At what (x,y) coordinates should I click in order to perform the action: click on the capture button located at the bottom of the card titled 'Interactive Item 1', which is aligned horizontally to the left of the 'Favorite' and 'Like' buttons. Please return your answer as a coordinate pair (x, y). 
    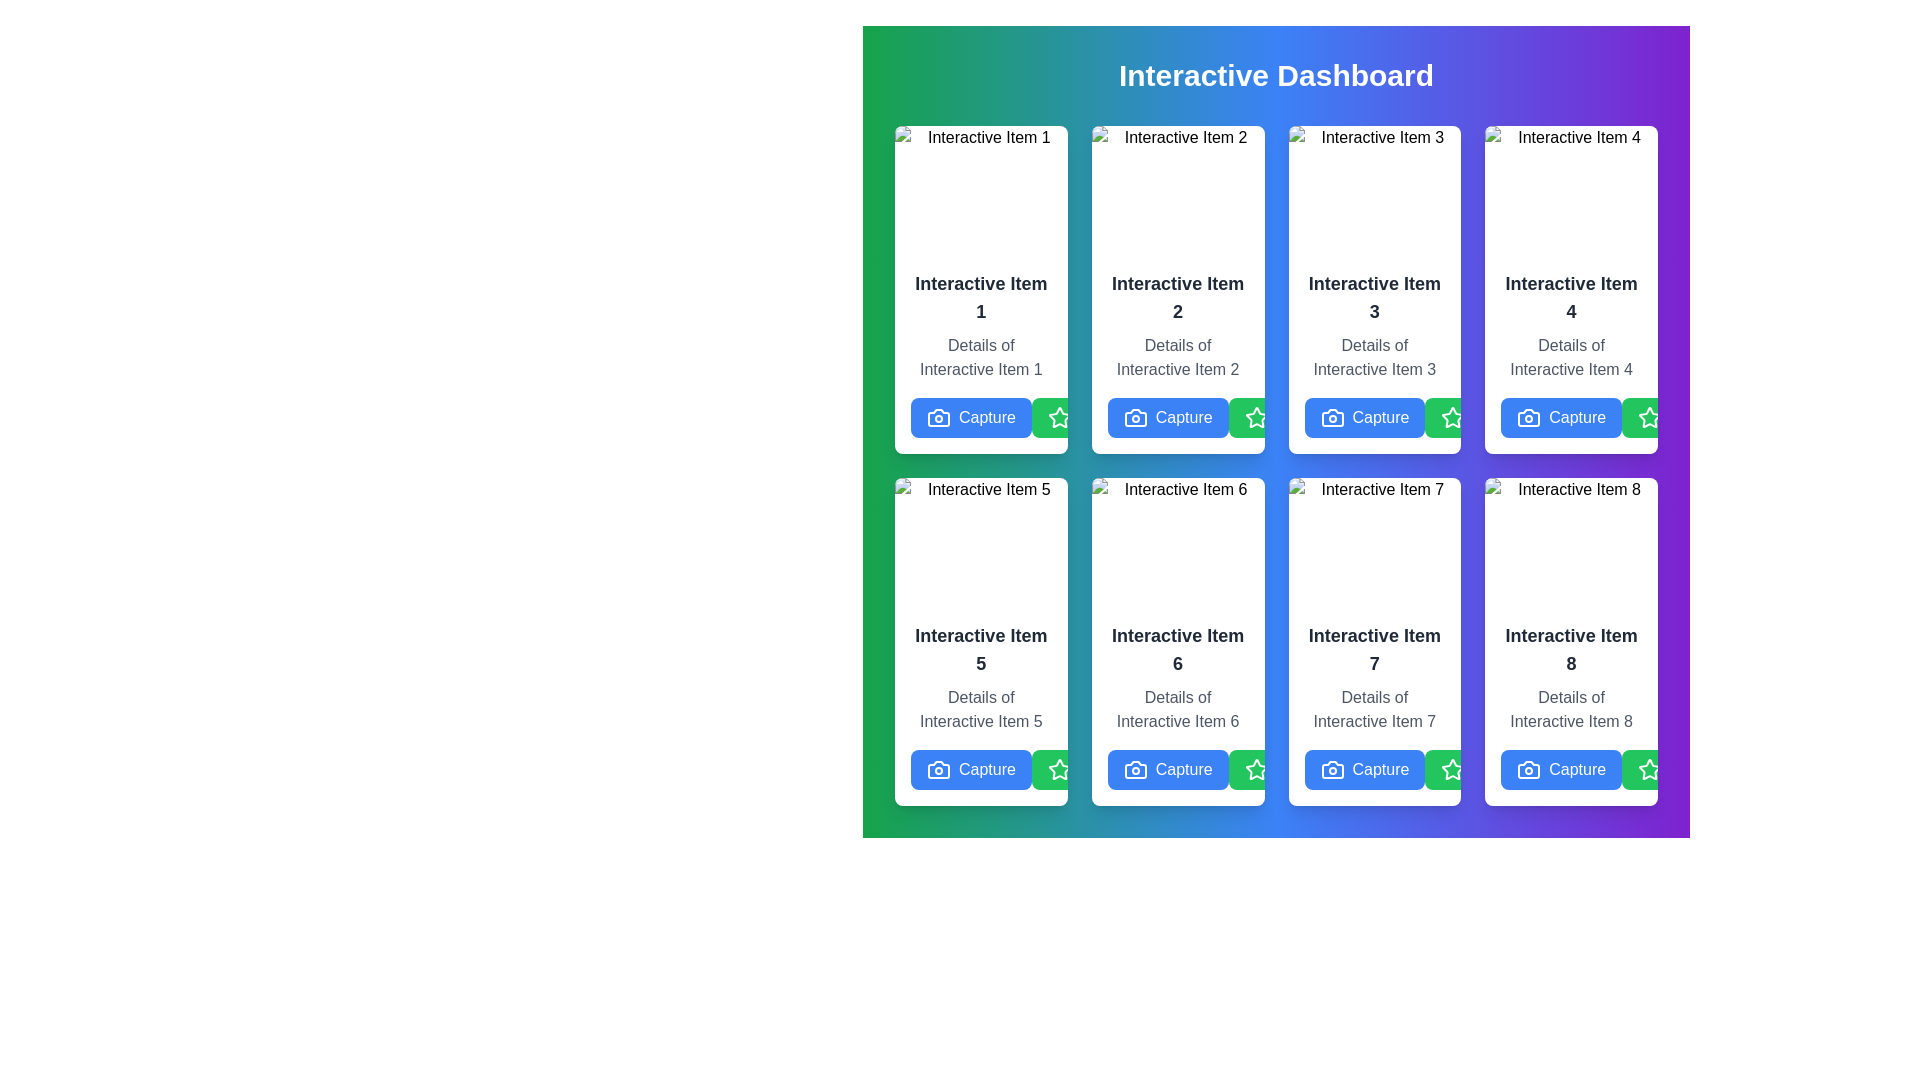
    Looking at the image, I should click on (981, 416).